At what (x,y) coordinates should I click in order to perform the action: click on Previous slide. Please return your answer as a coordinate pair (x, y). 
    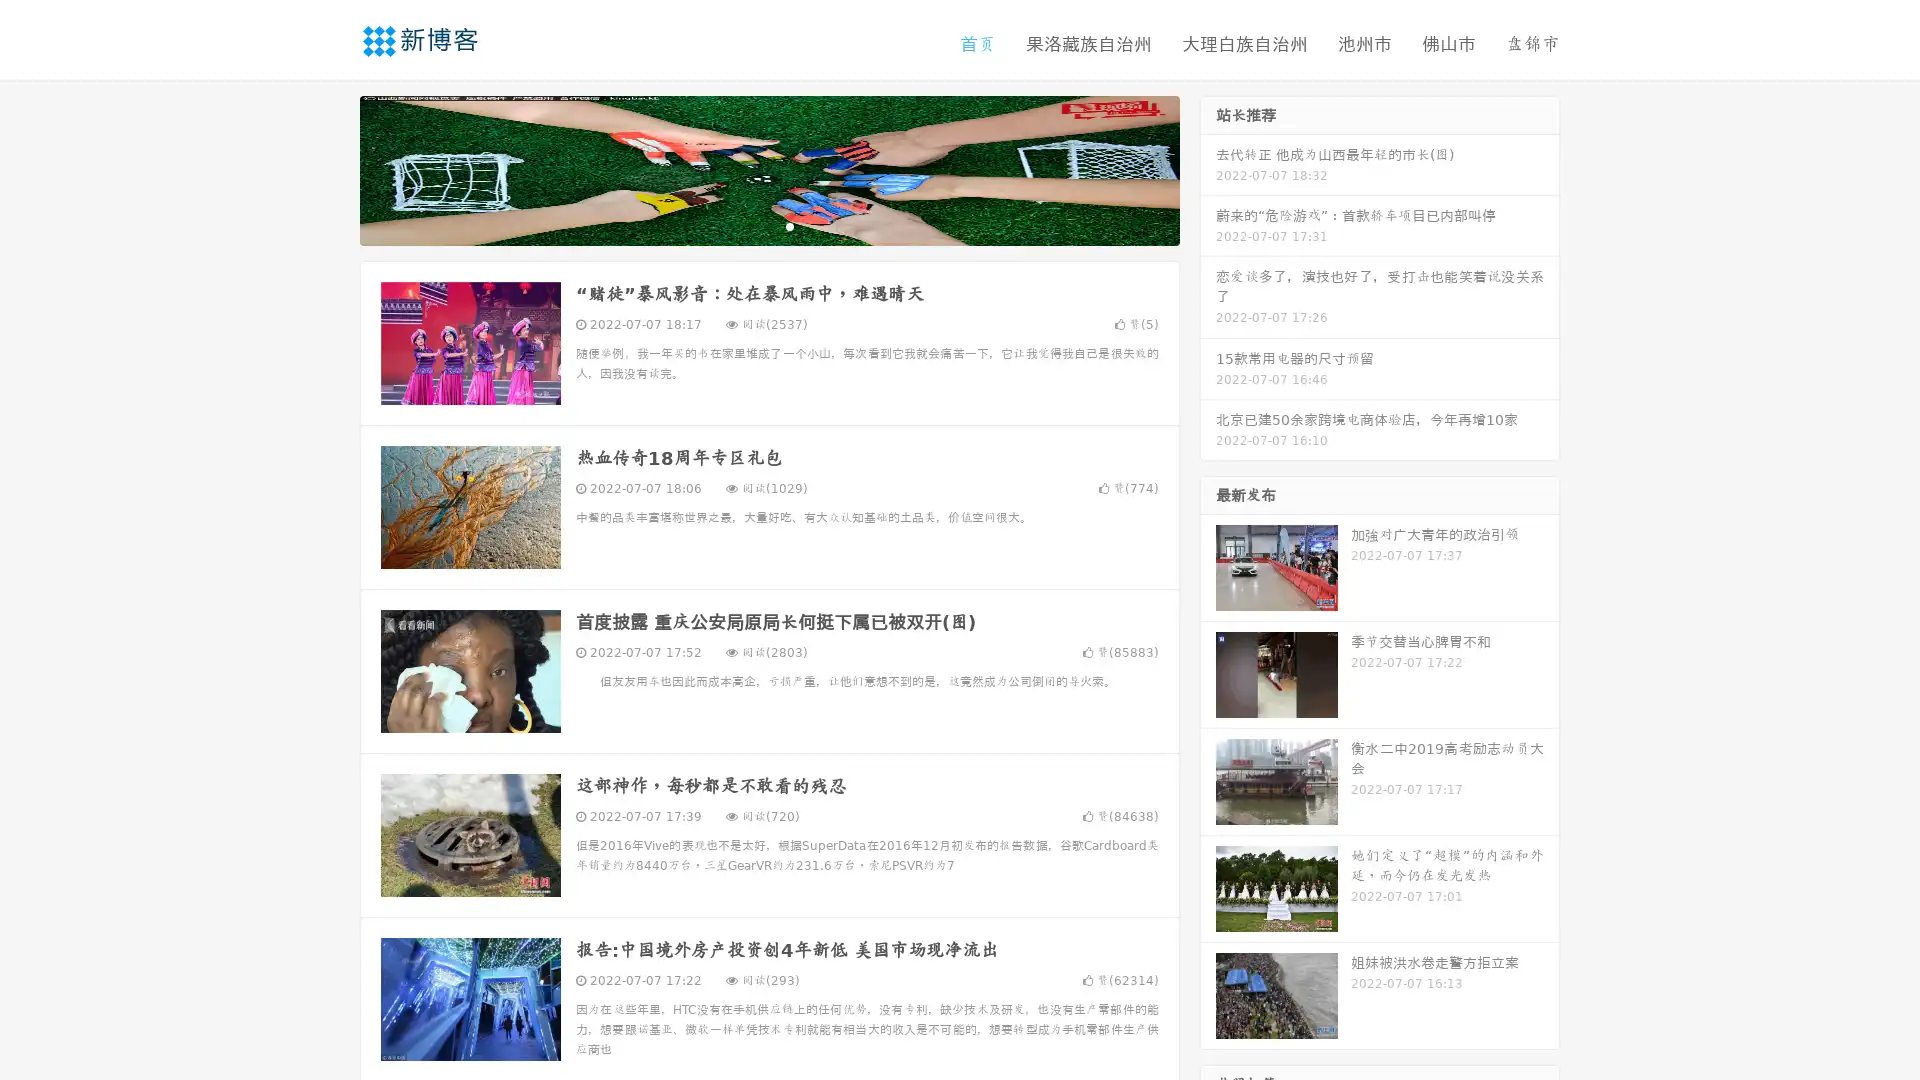
    Looking at the image, I should click on (330, 168).